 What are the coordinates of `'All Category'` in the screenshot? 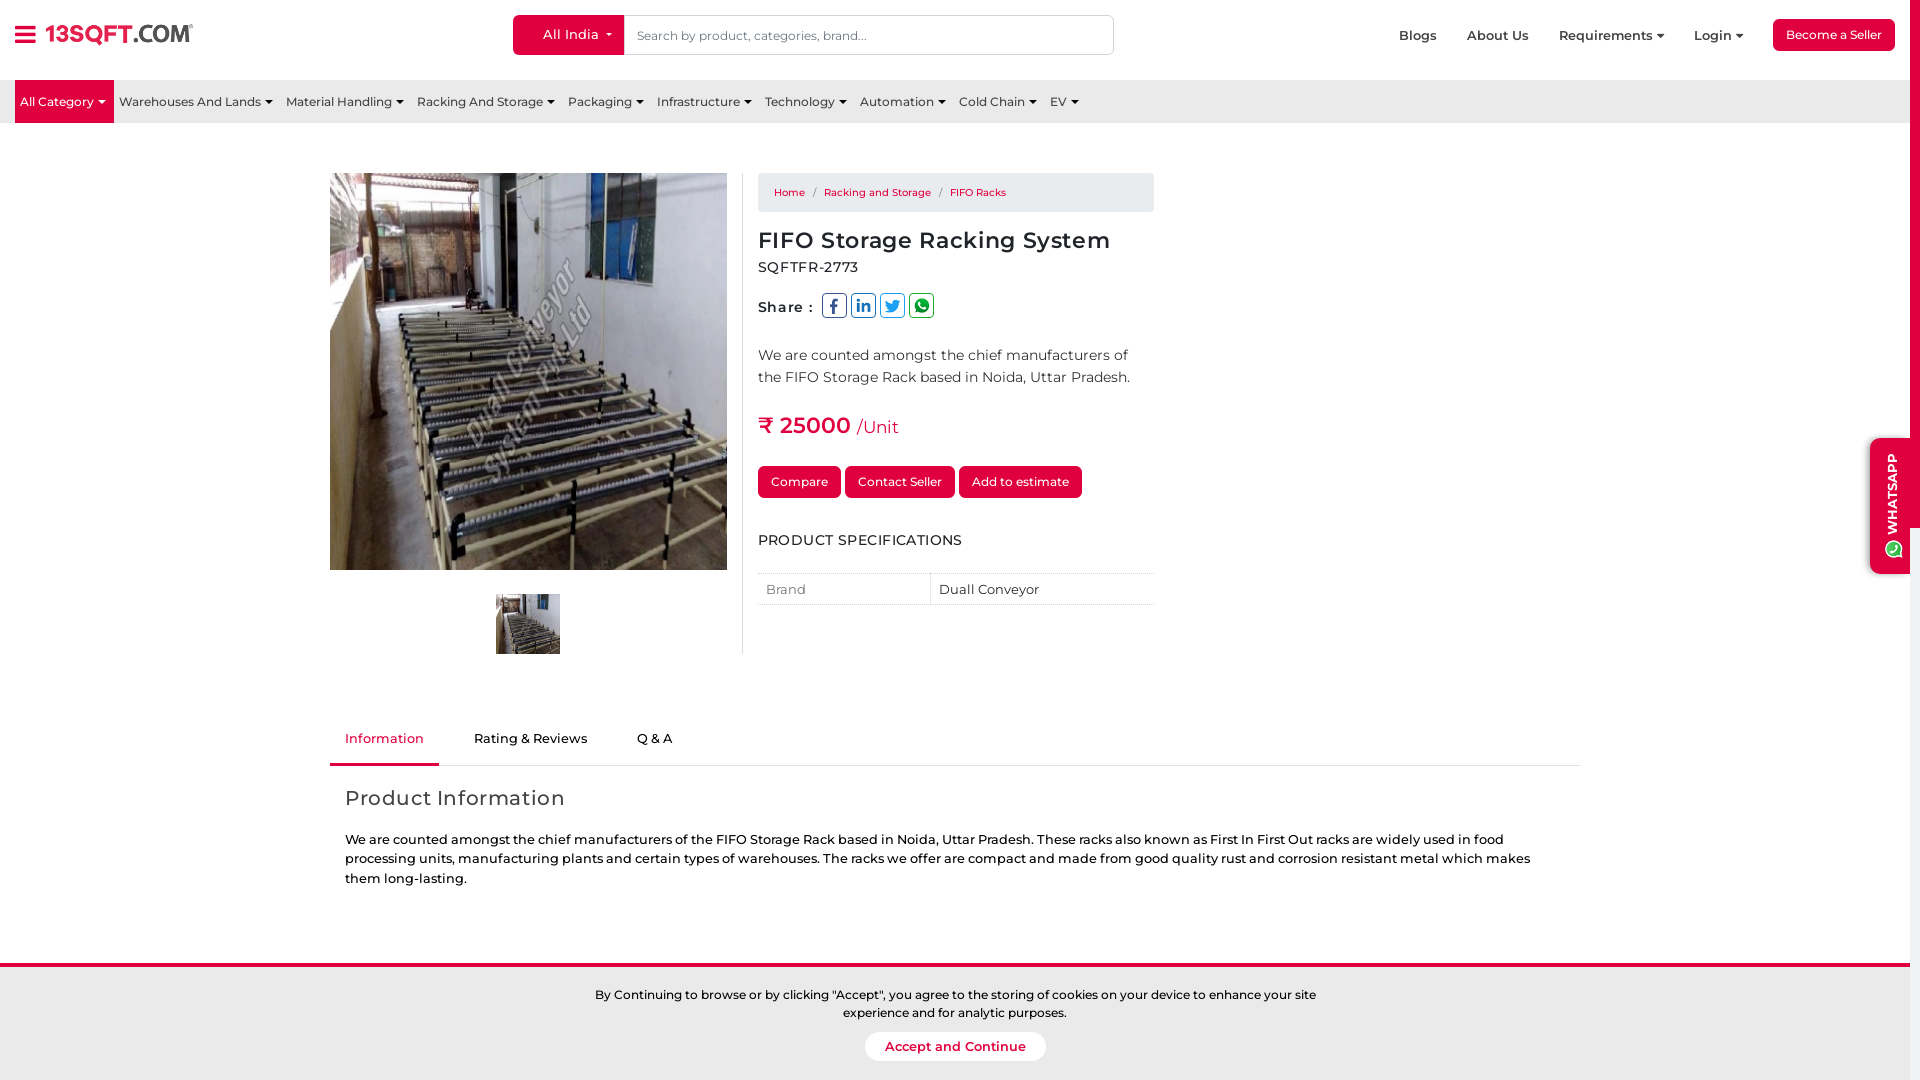 It's located at (64, 101).